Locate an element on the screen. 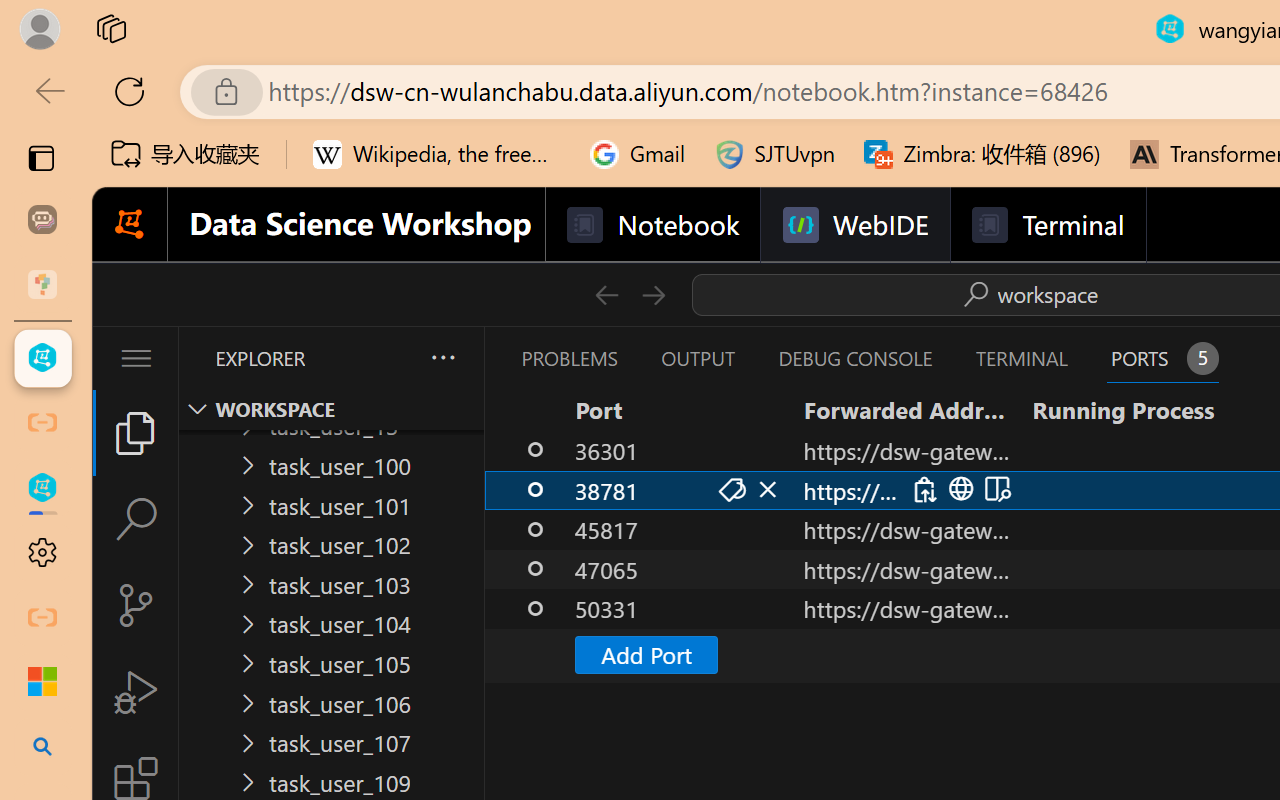 Image resolution: width=1280 pixels, height=800 pixels. 'Preview in Editor' is located at coordinates (995, 489).